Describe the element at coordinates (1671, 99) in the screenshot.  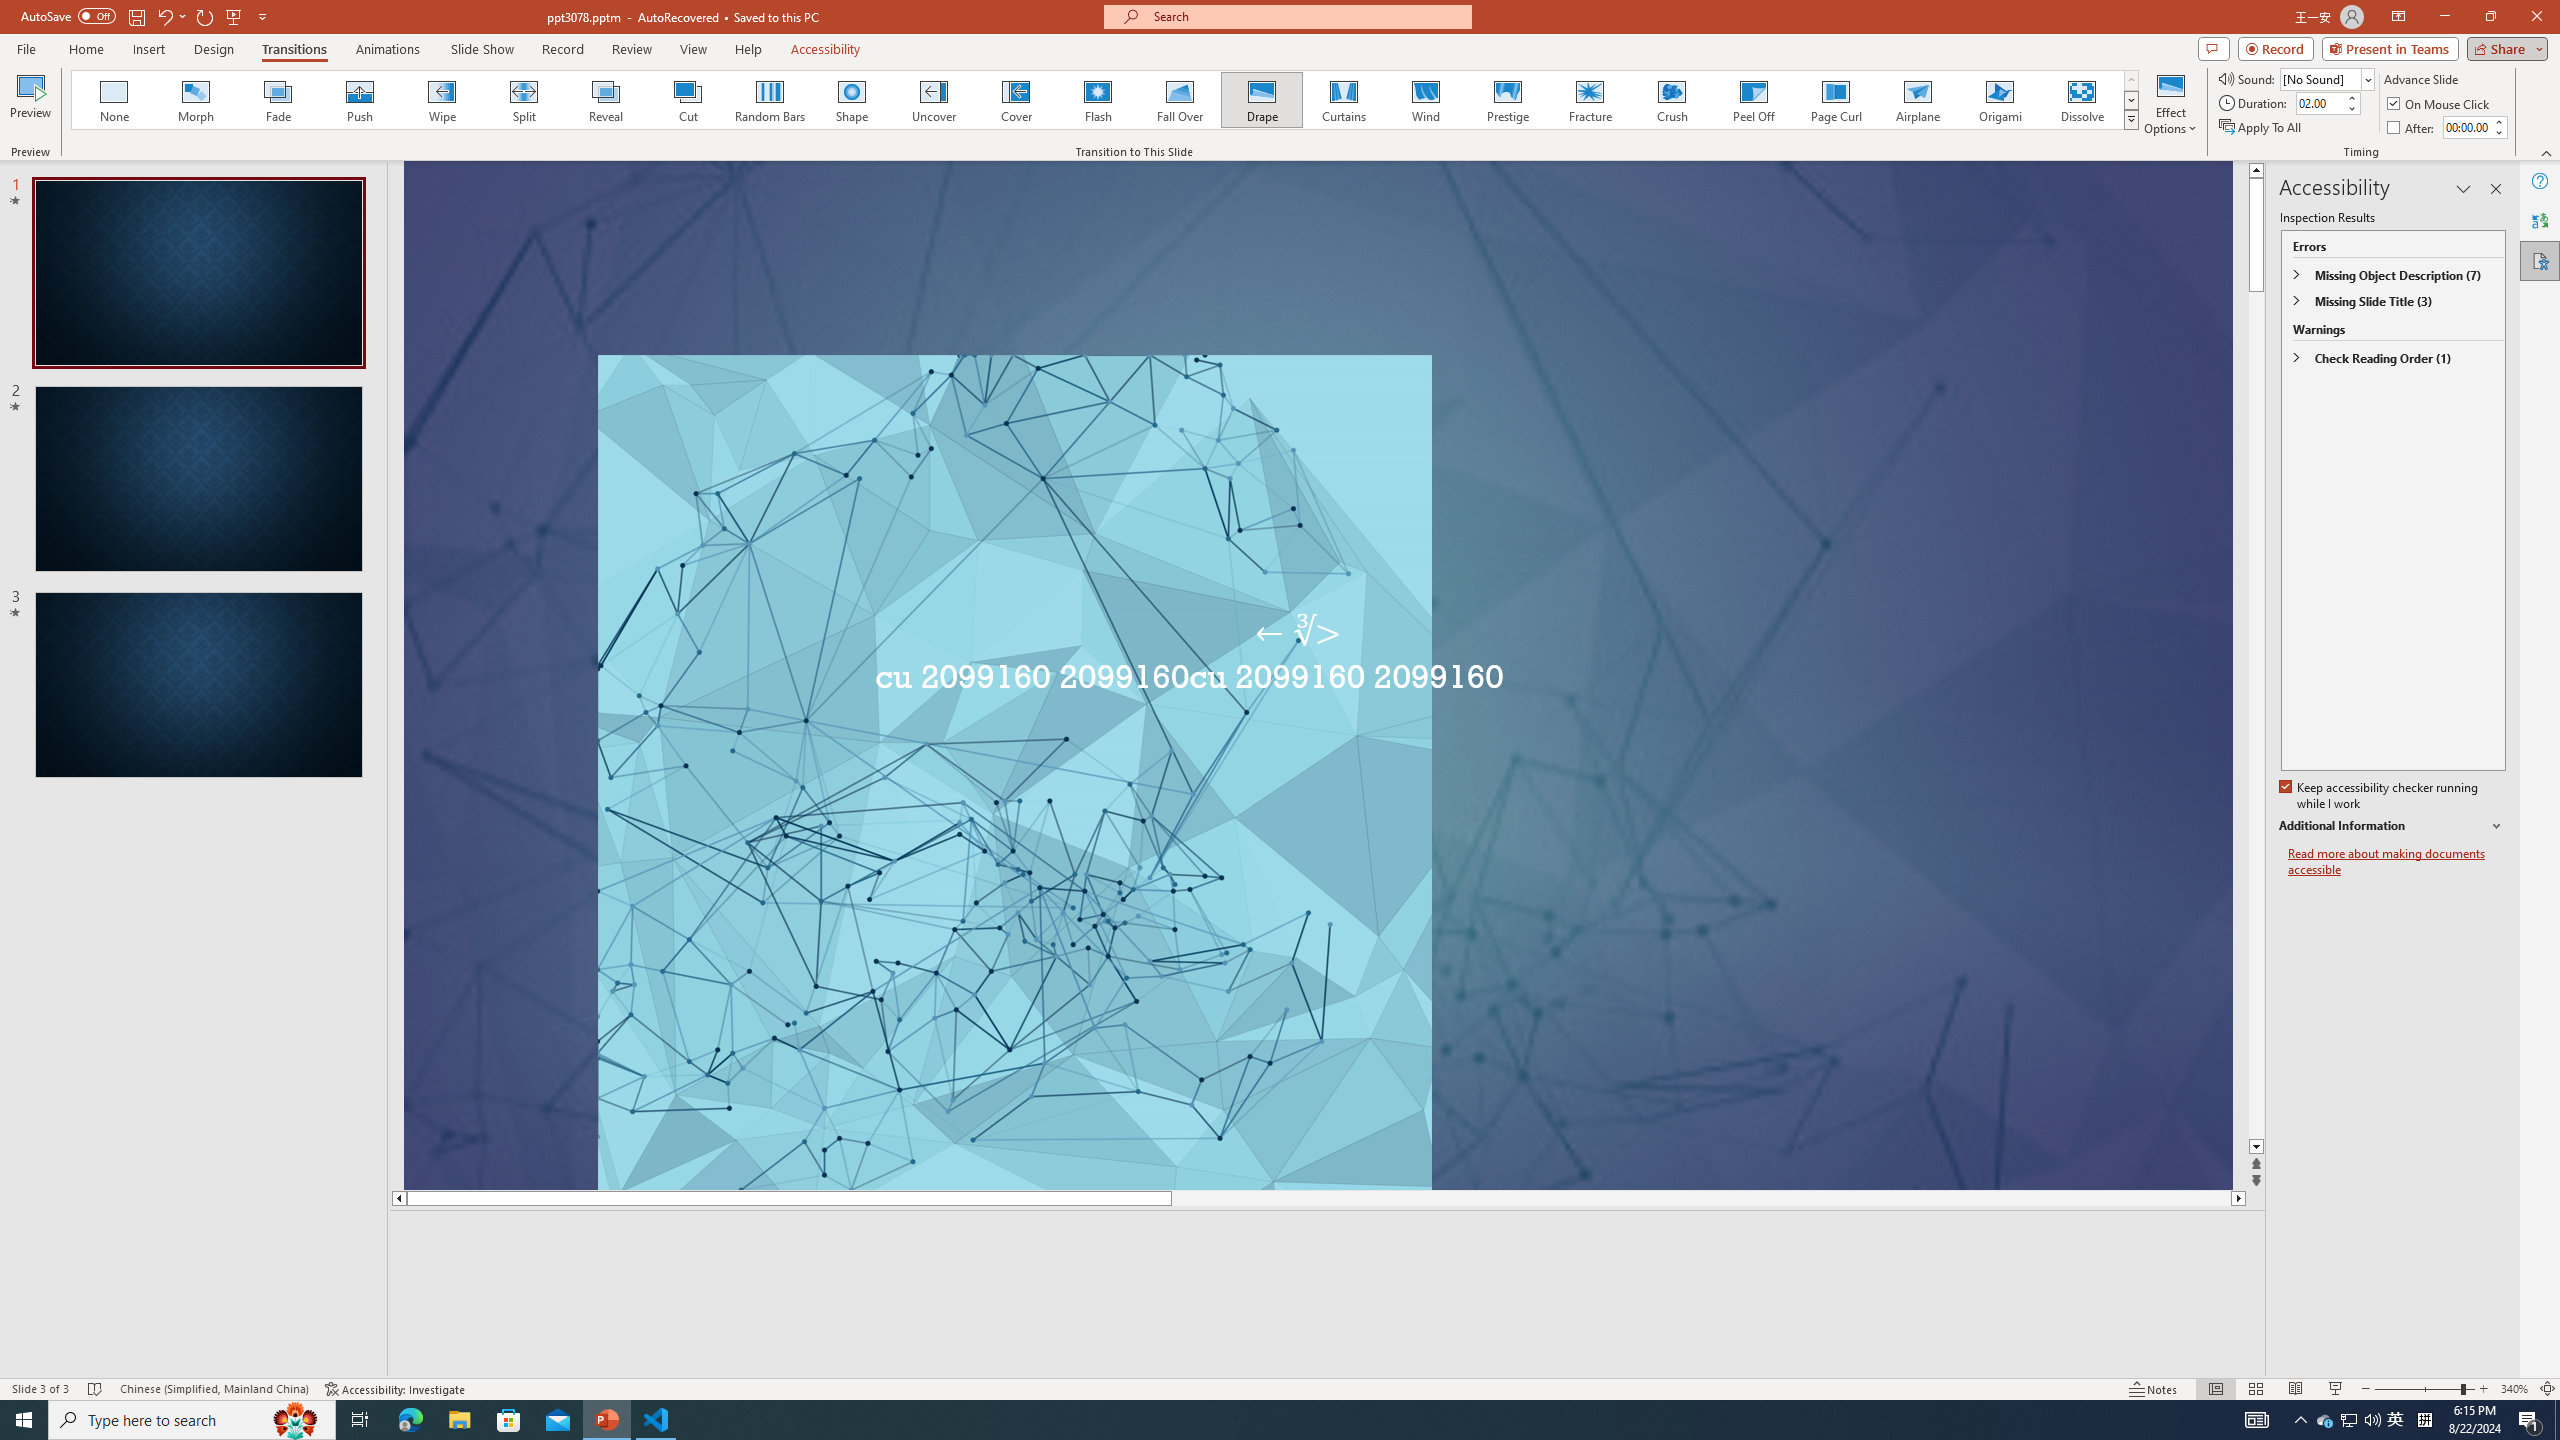
I see `'Crush'` at that location.